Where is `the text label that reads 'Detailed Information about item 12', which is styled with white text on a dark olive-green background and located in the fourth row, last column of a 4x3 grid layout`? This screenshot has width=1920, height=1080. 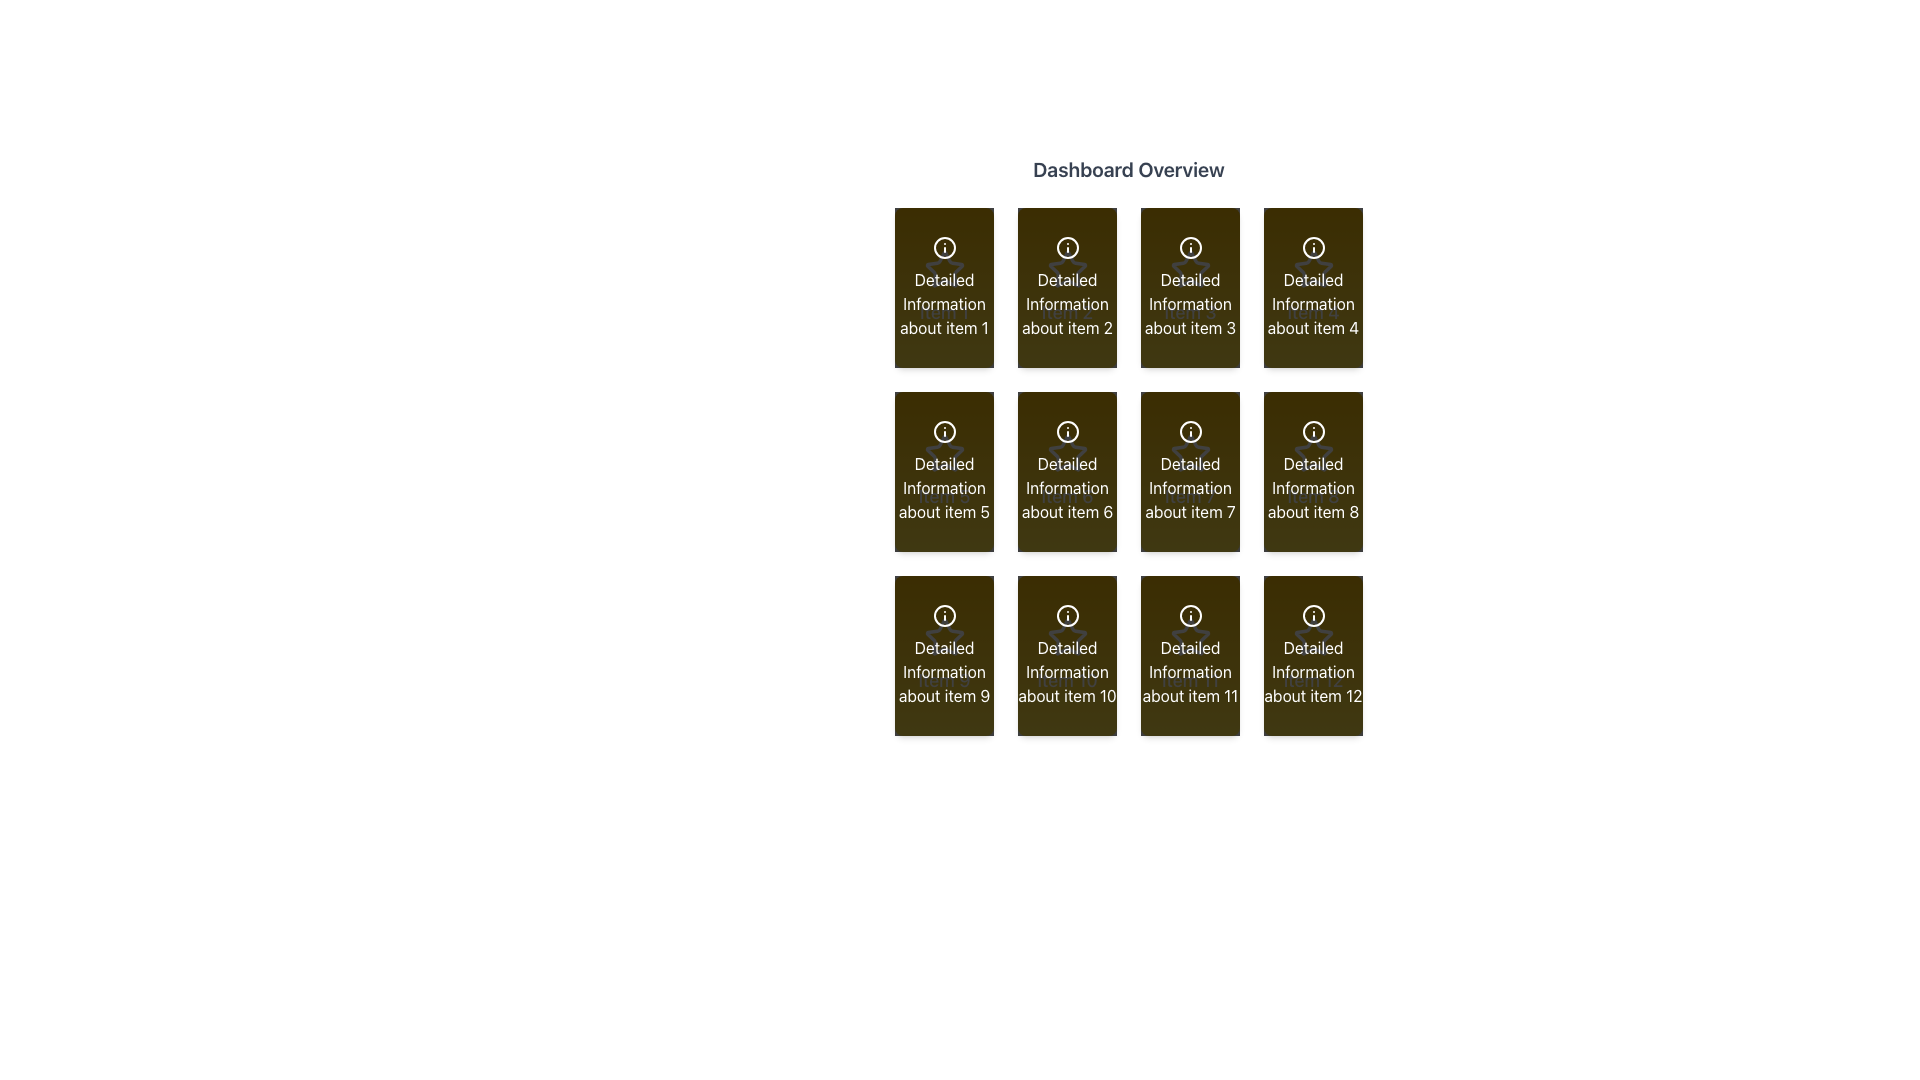
the text label that reads 'Detailed Information about item 12', which is styled with white text on a dark olive-green background and located in the fourth row, last column of a 4x3 grid layout is located at coordinates (1313, 671).